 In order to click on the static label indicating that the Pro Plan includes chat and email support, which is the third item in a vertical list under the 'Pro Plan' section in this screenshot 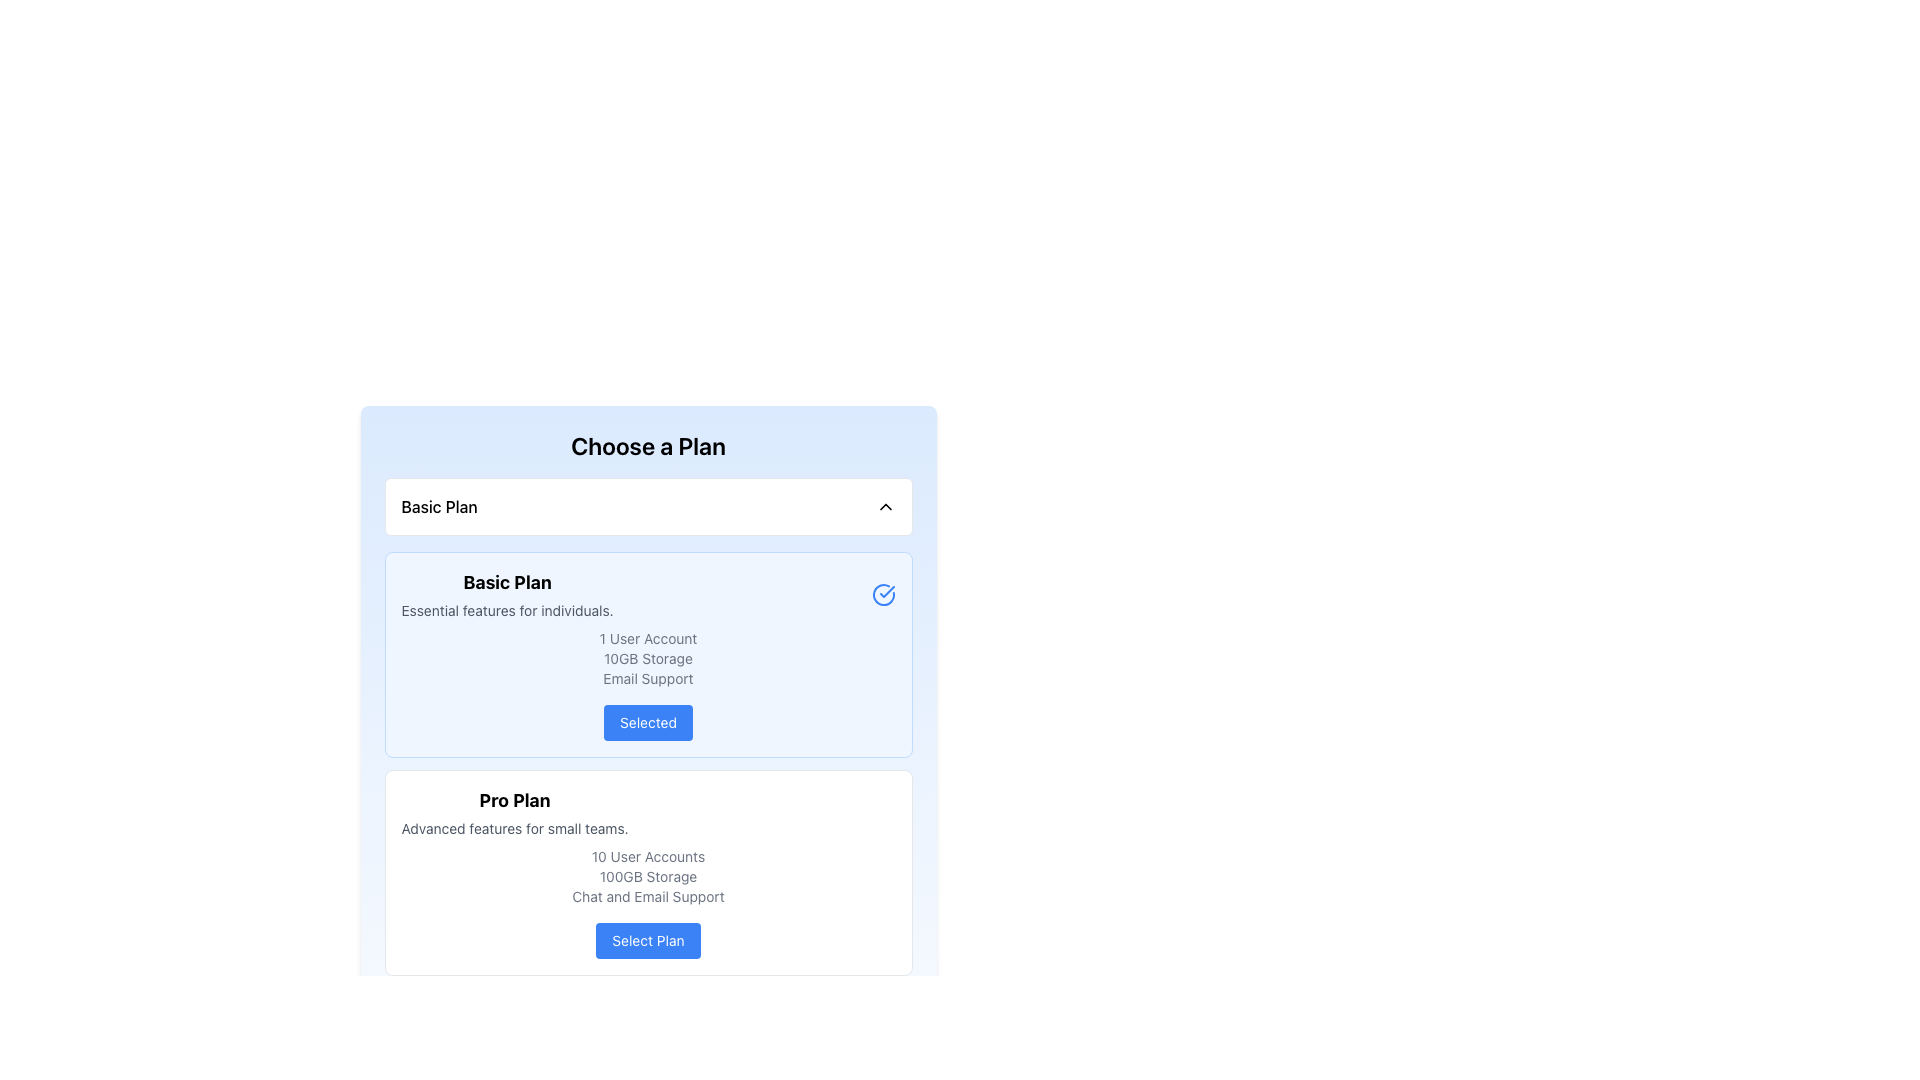, I will do `click(648, 896)`.